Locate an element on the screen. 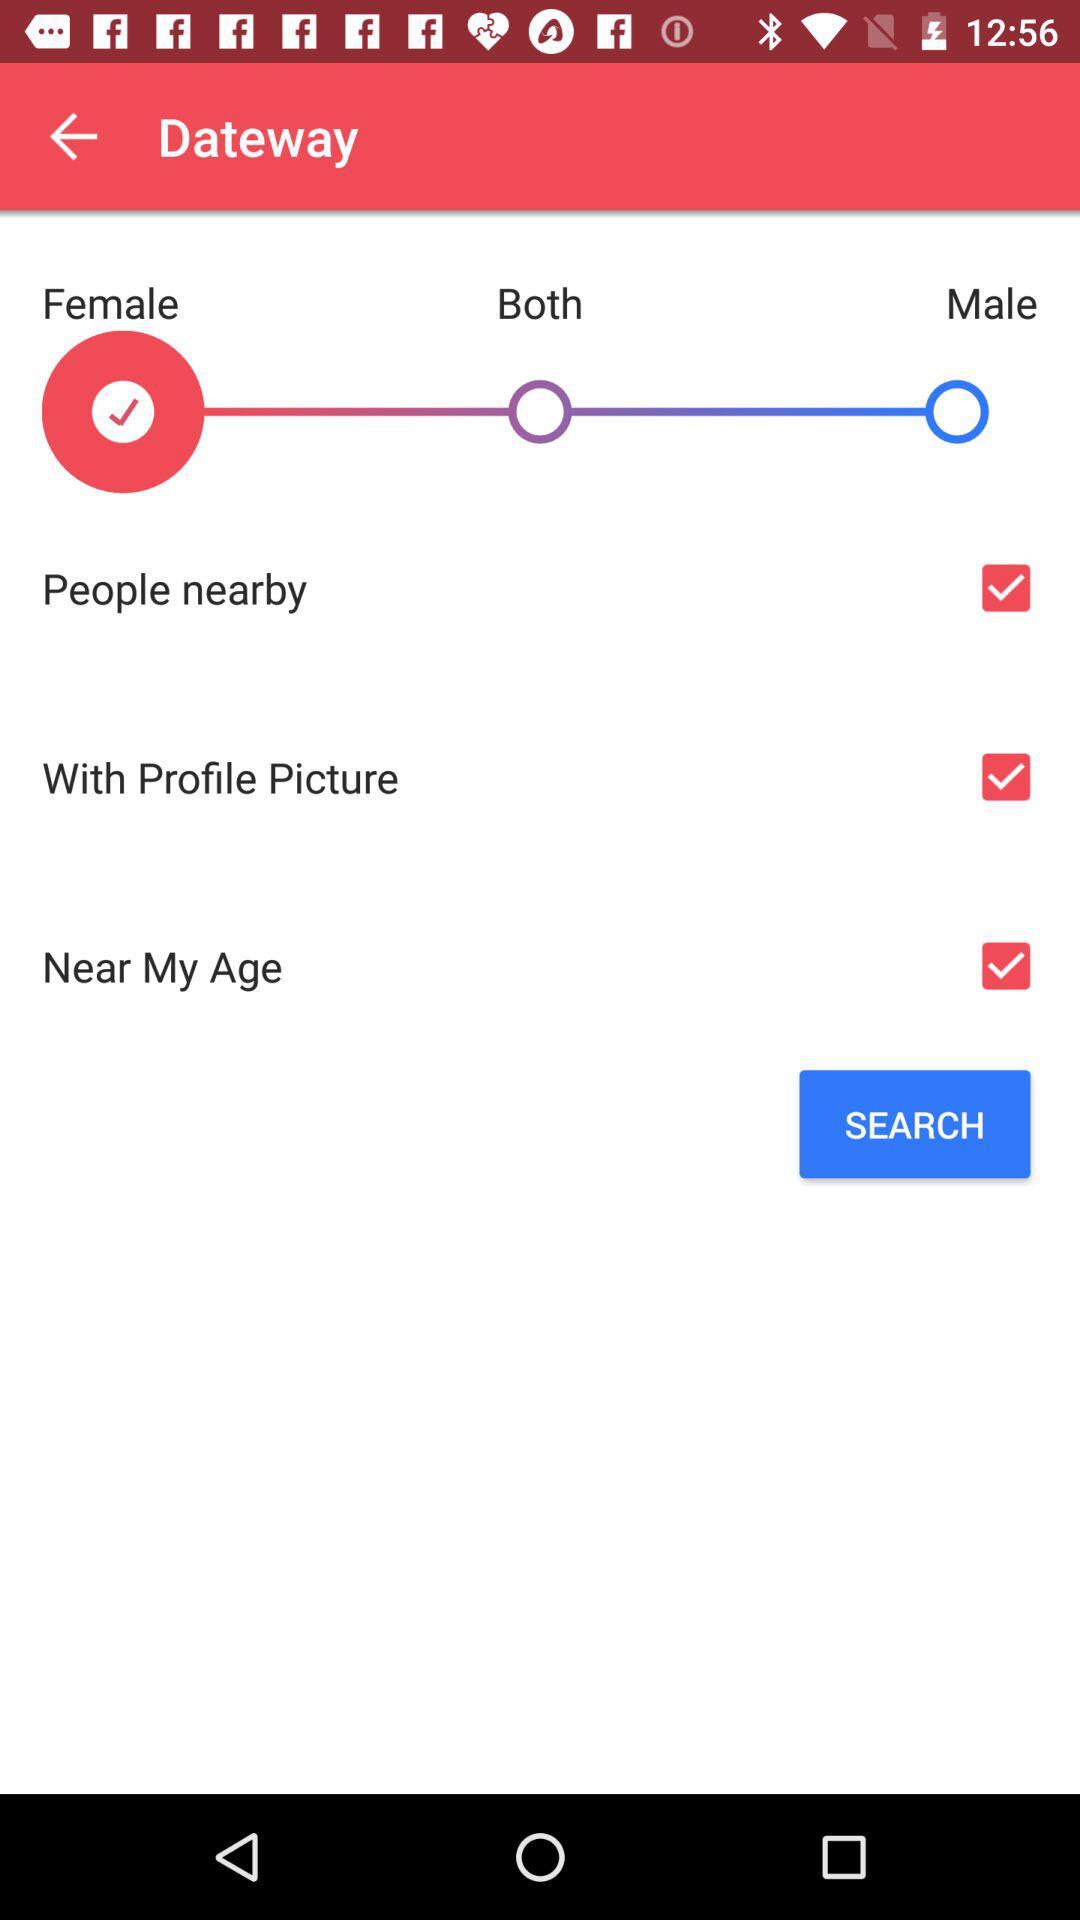 This screenshot has height=1920, width=1080. app to the left of dateway app is located at coordinates (72, 135).